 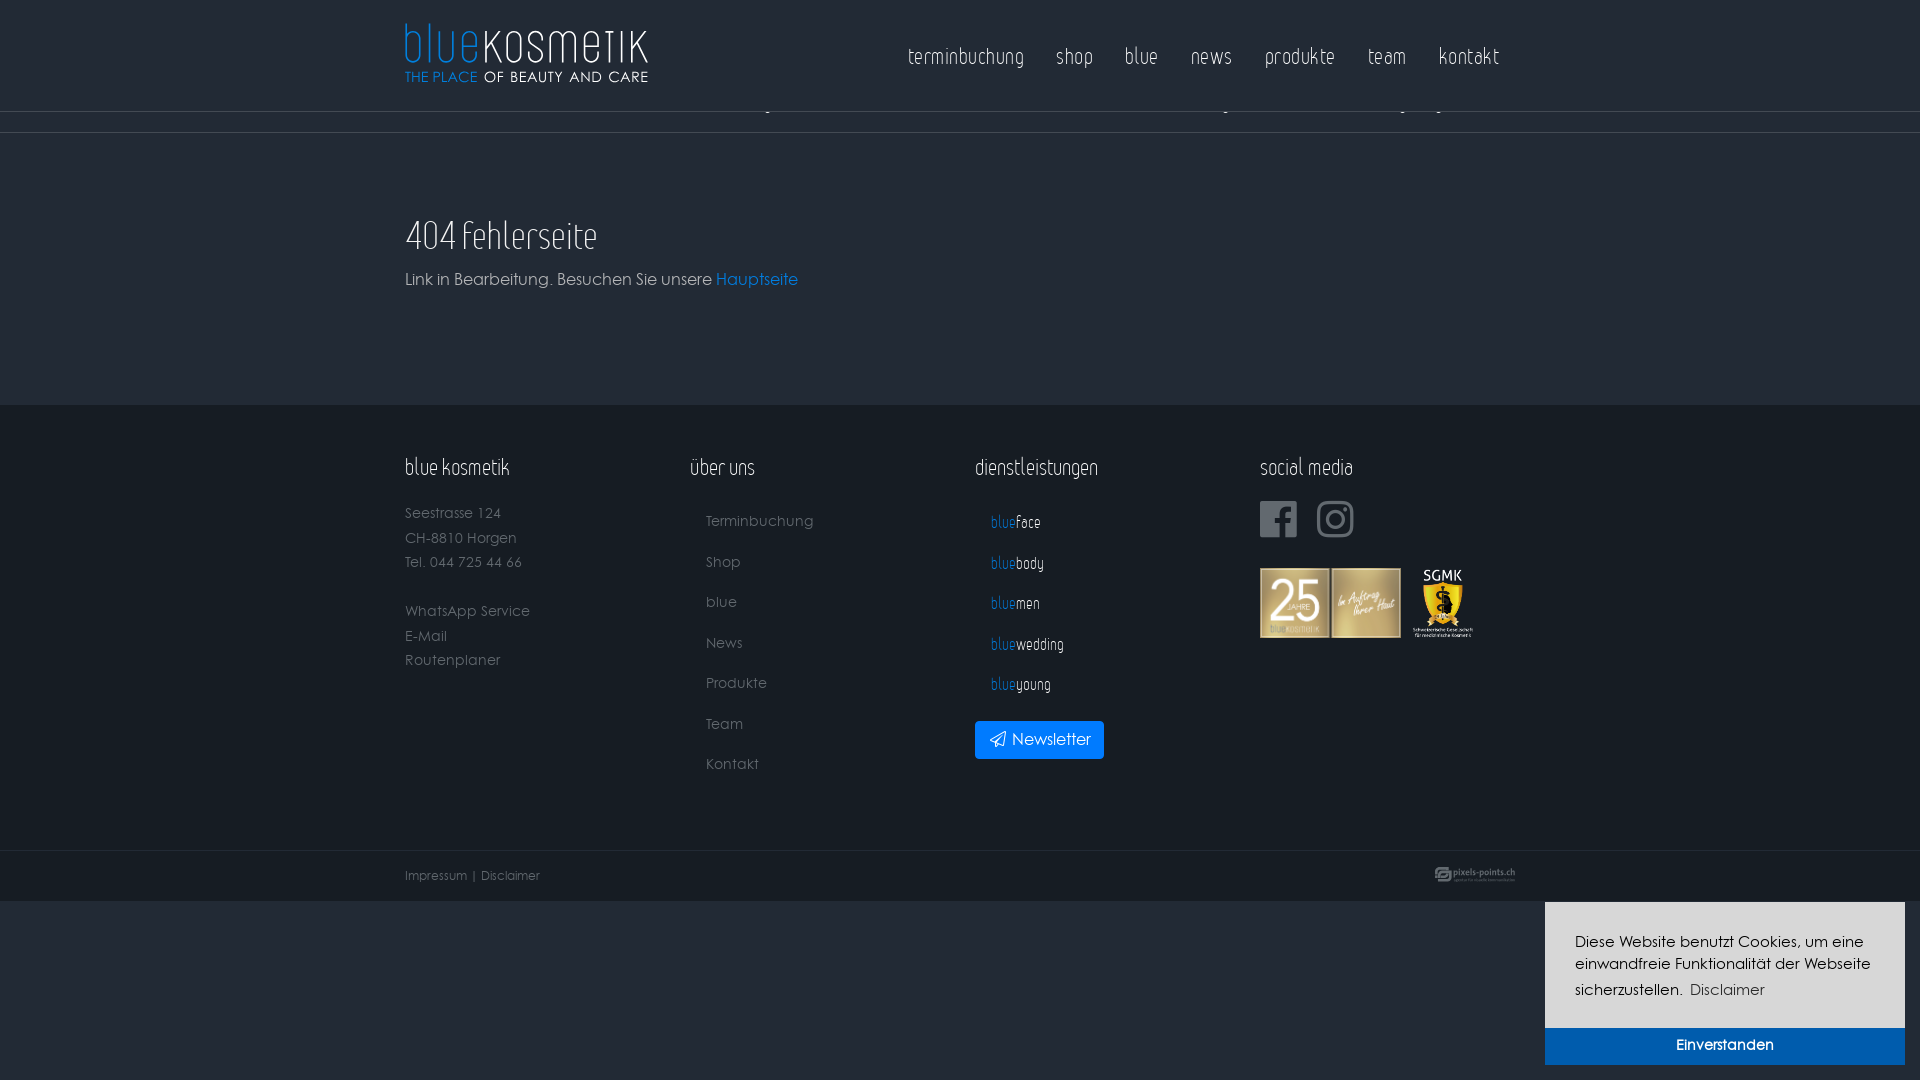 I want to click on 'Impressum', so click(x=403, y=874).